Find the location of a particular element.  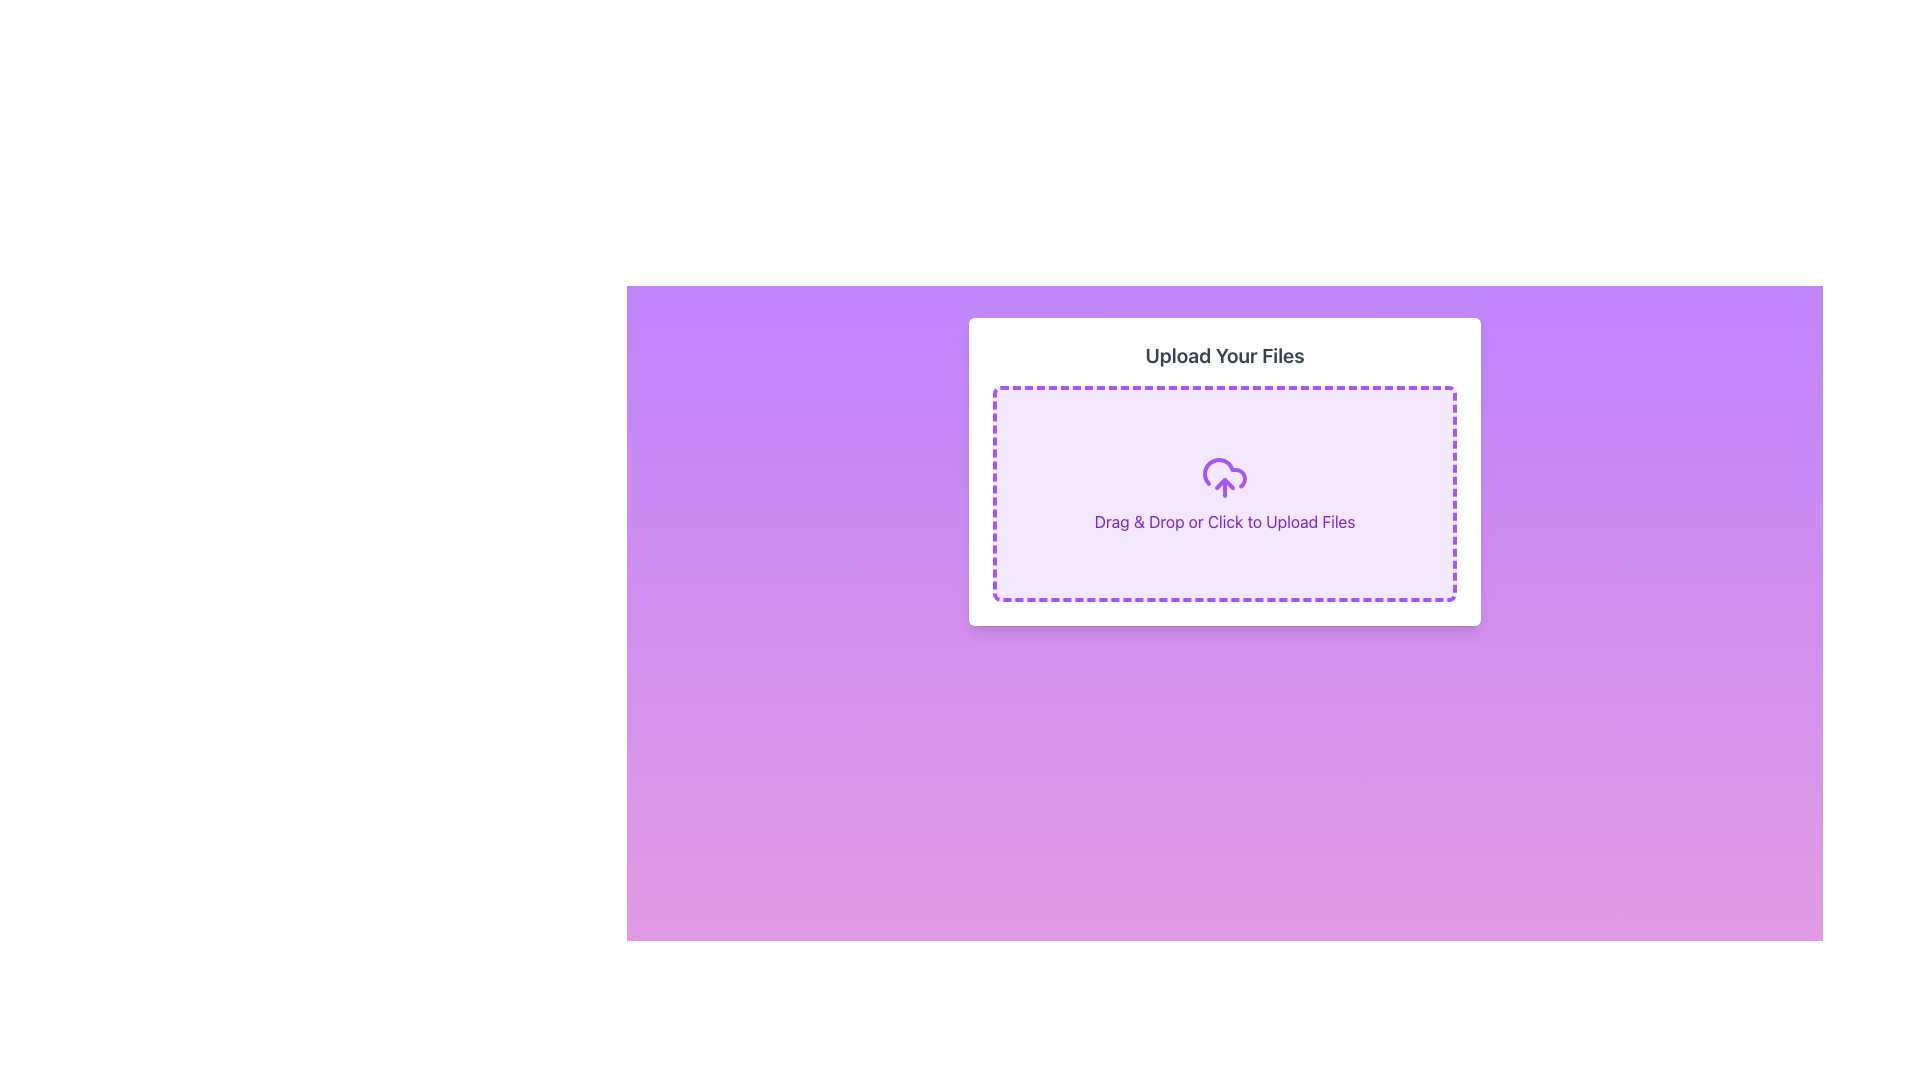

upward-pointing purple chevron icon located at the bottom-center of the cloud-shaped upload dialog box for styling or testing purposes is located at coordinates (1223, 483).